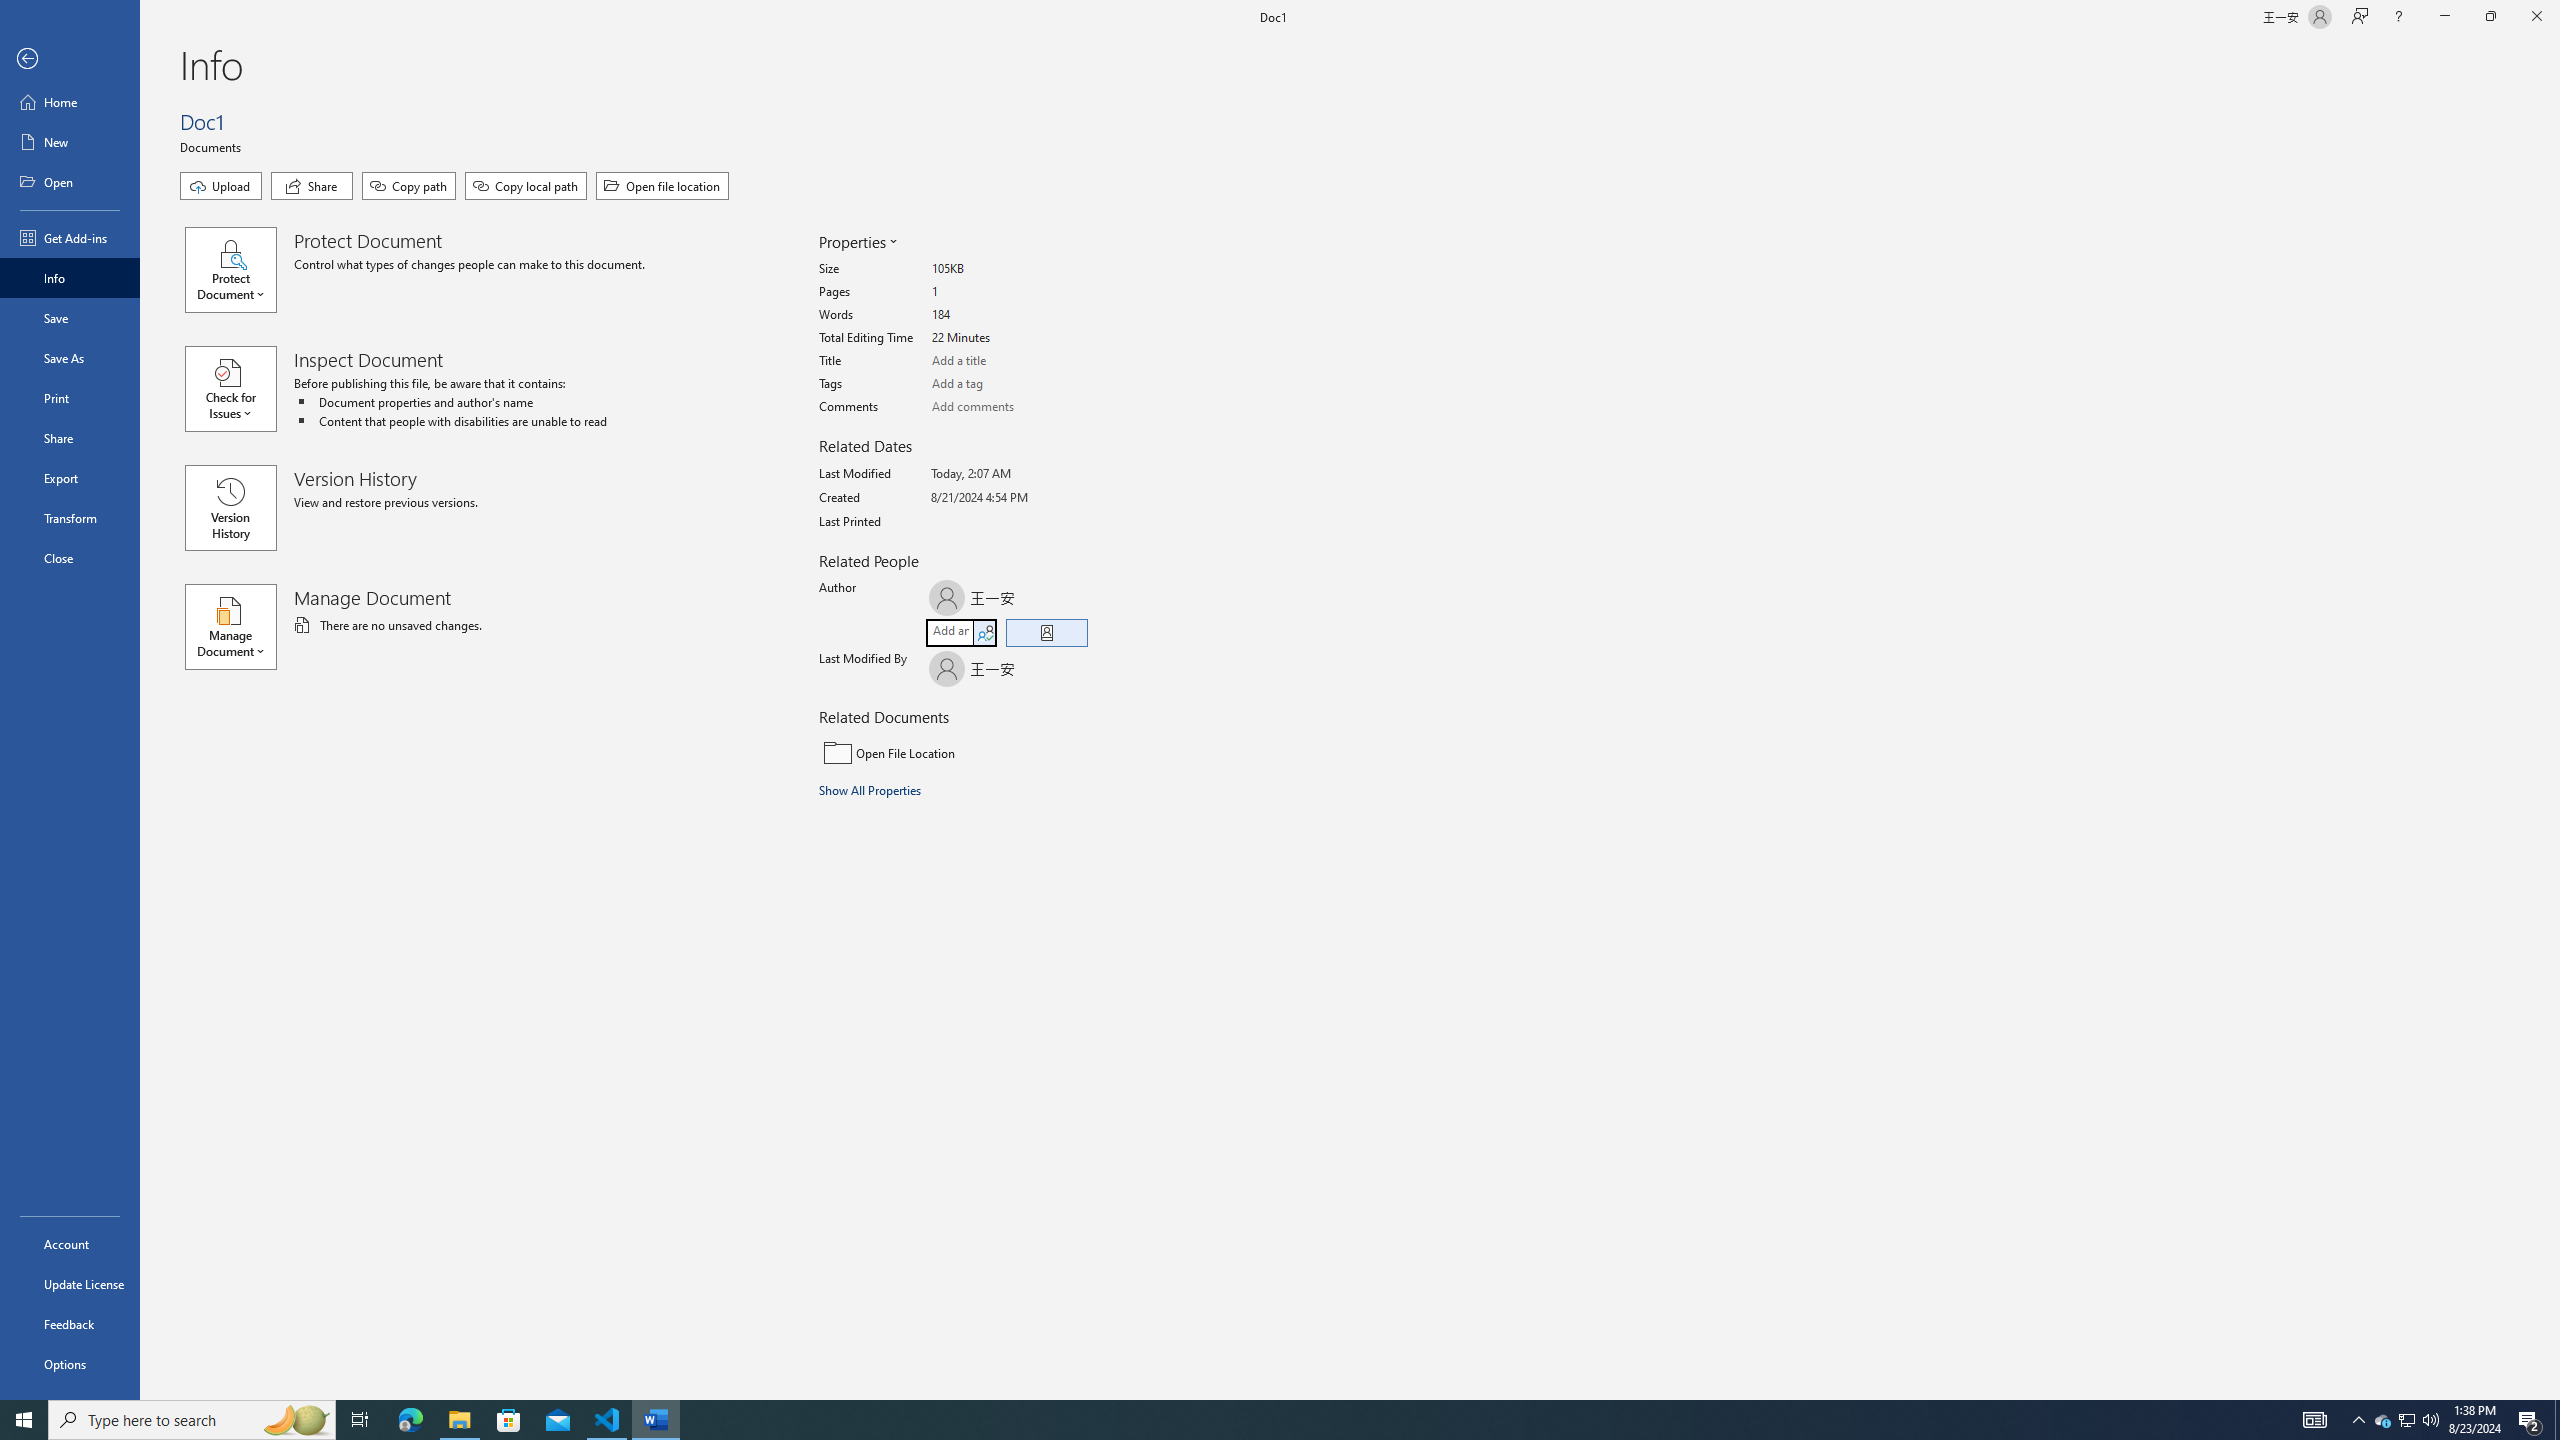 This screenshot has width=2560, height=1440. What do you see at coordinates (69, 58) in the screenshot?
I see `'Back'` at bounding box center [69, 58].